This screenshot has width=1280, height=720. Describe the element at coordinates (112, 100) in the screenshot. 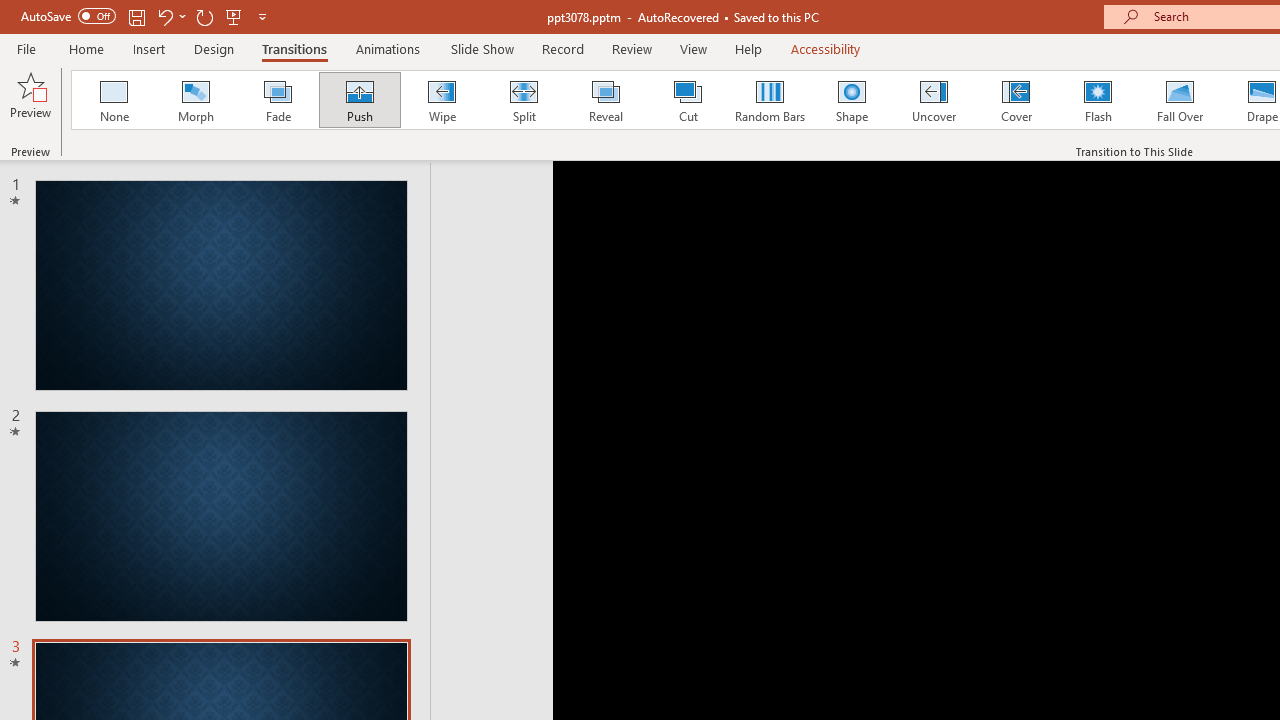

I see `'None'` at that location.